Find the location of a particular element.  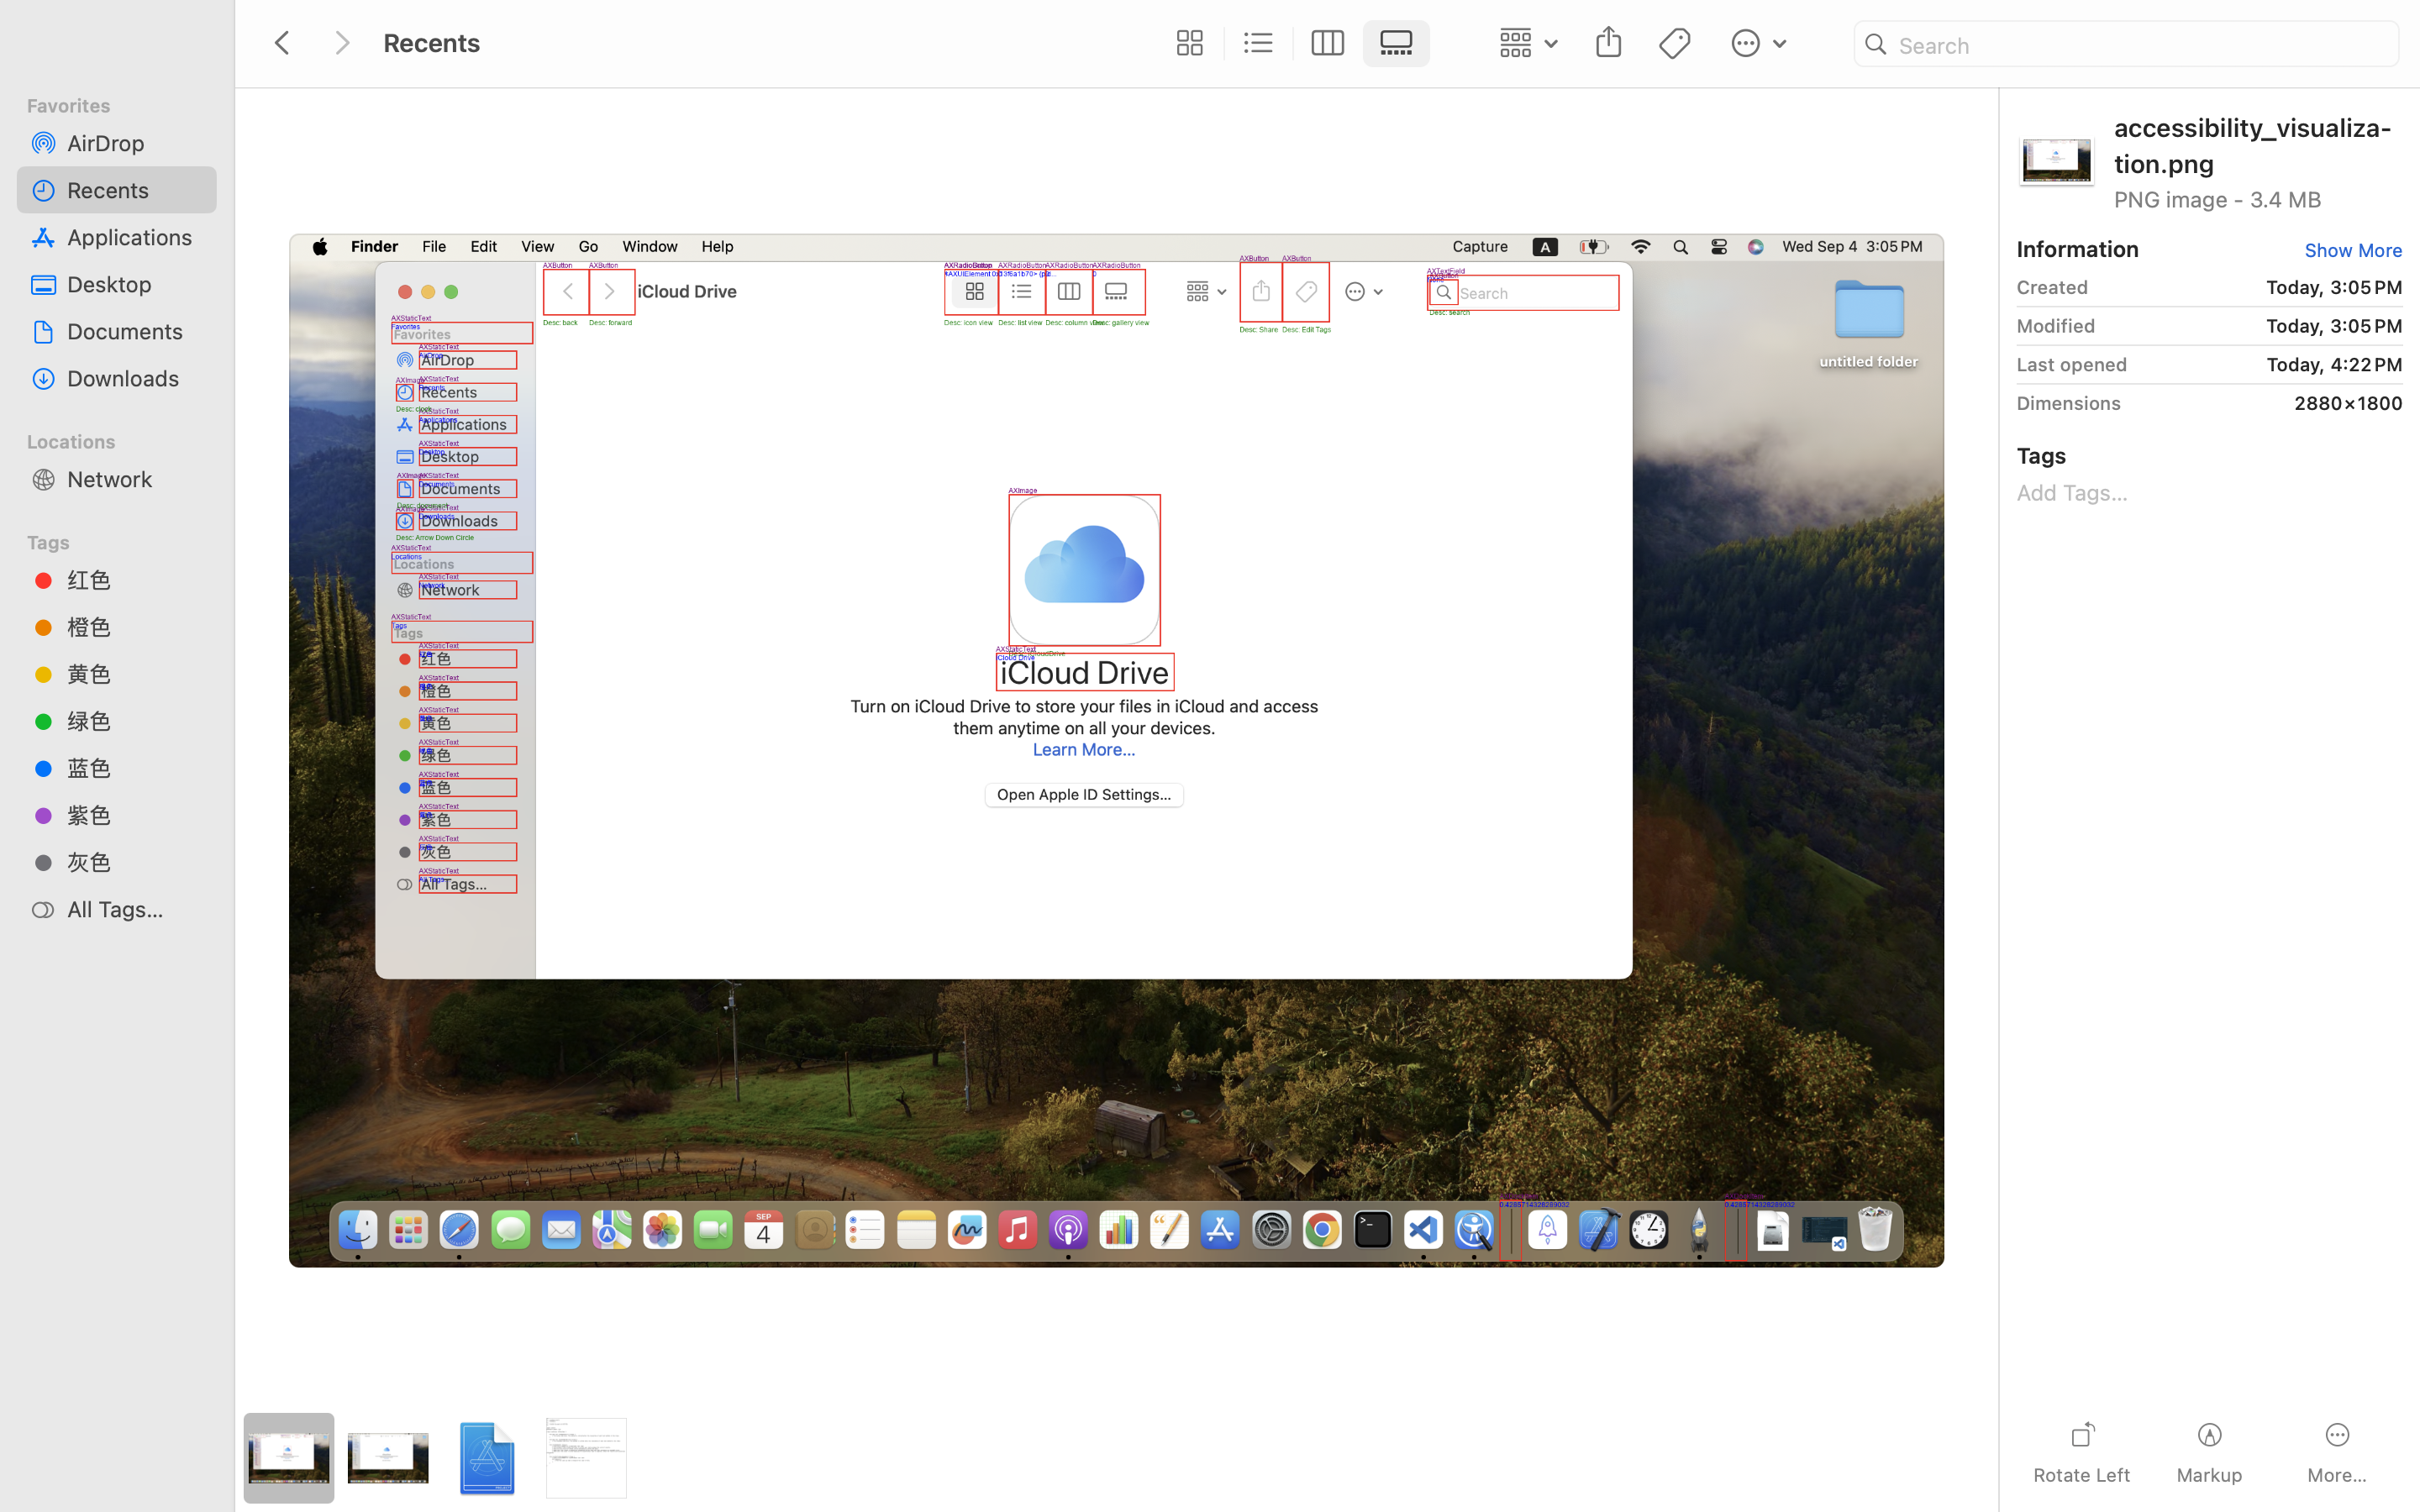

'灰色' is located at coordinates (134, 861).